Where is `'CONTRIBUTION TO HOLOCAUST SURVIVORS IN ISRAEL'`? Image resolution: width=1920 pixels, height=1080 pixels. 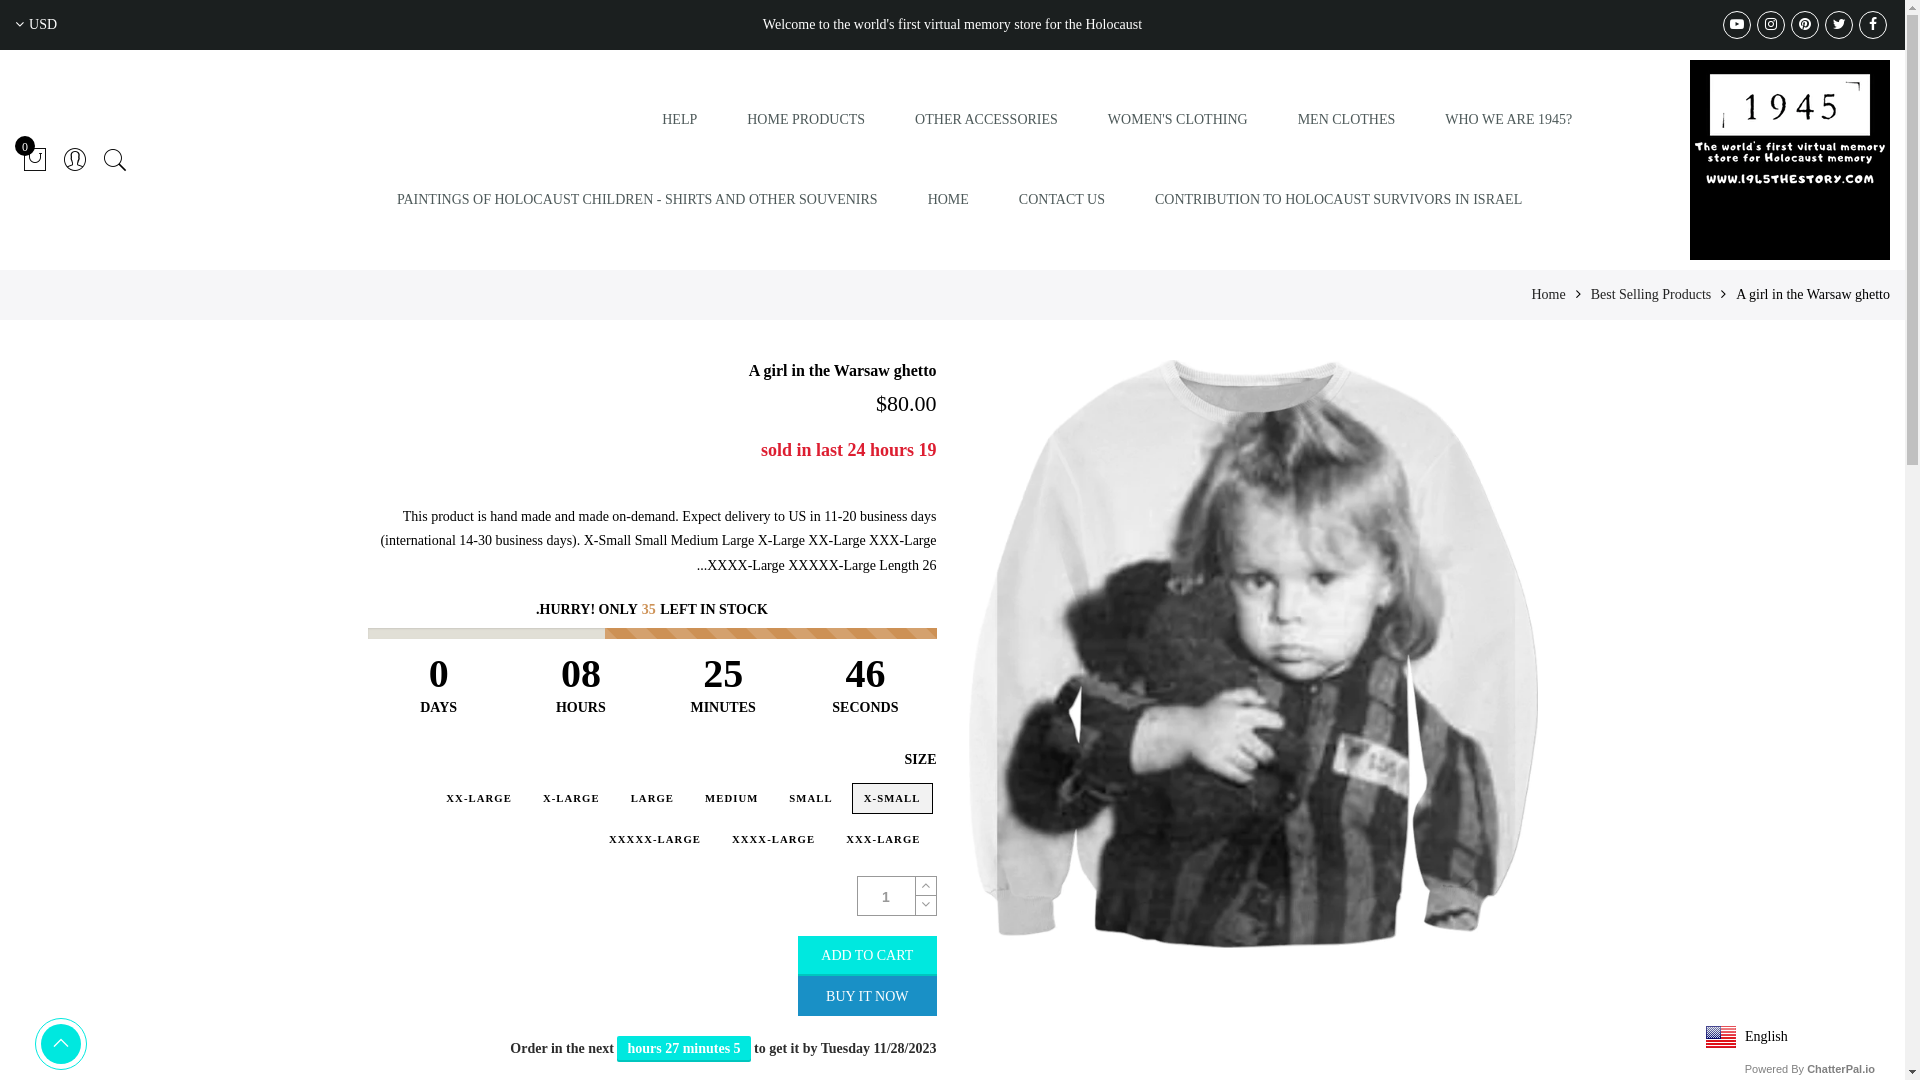
'CONTRIBUTION TO HOLOCAUST SURVIVORS IN ISRAEL' is located at coordinates (1338, 199).